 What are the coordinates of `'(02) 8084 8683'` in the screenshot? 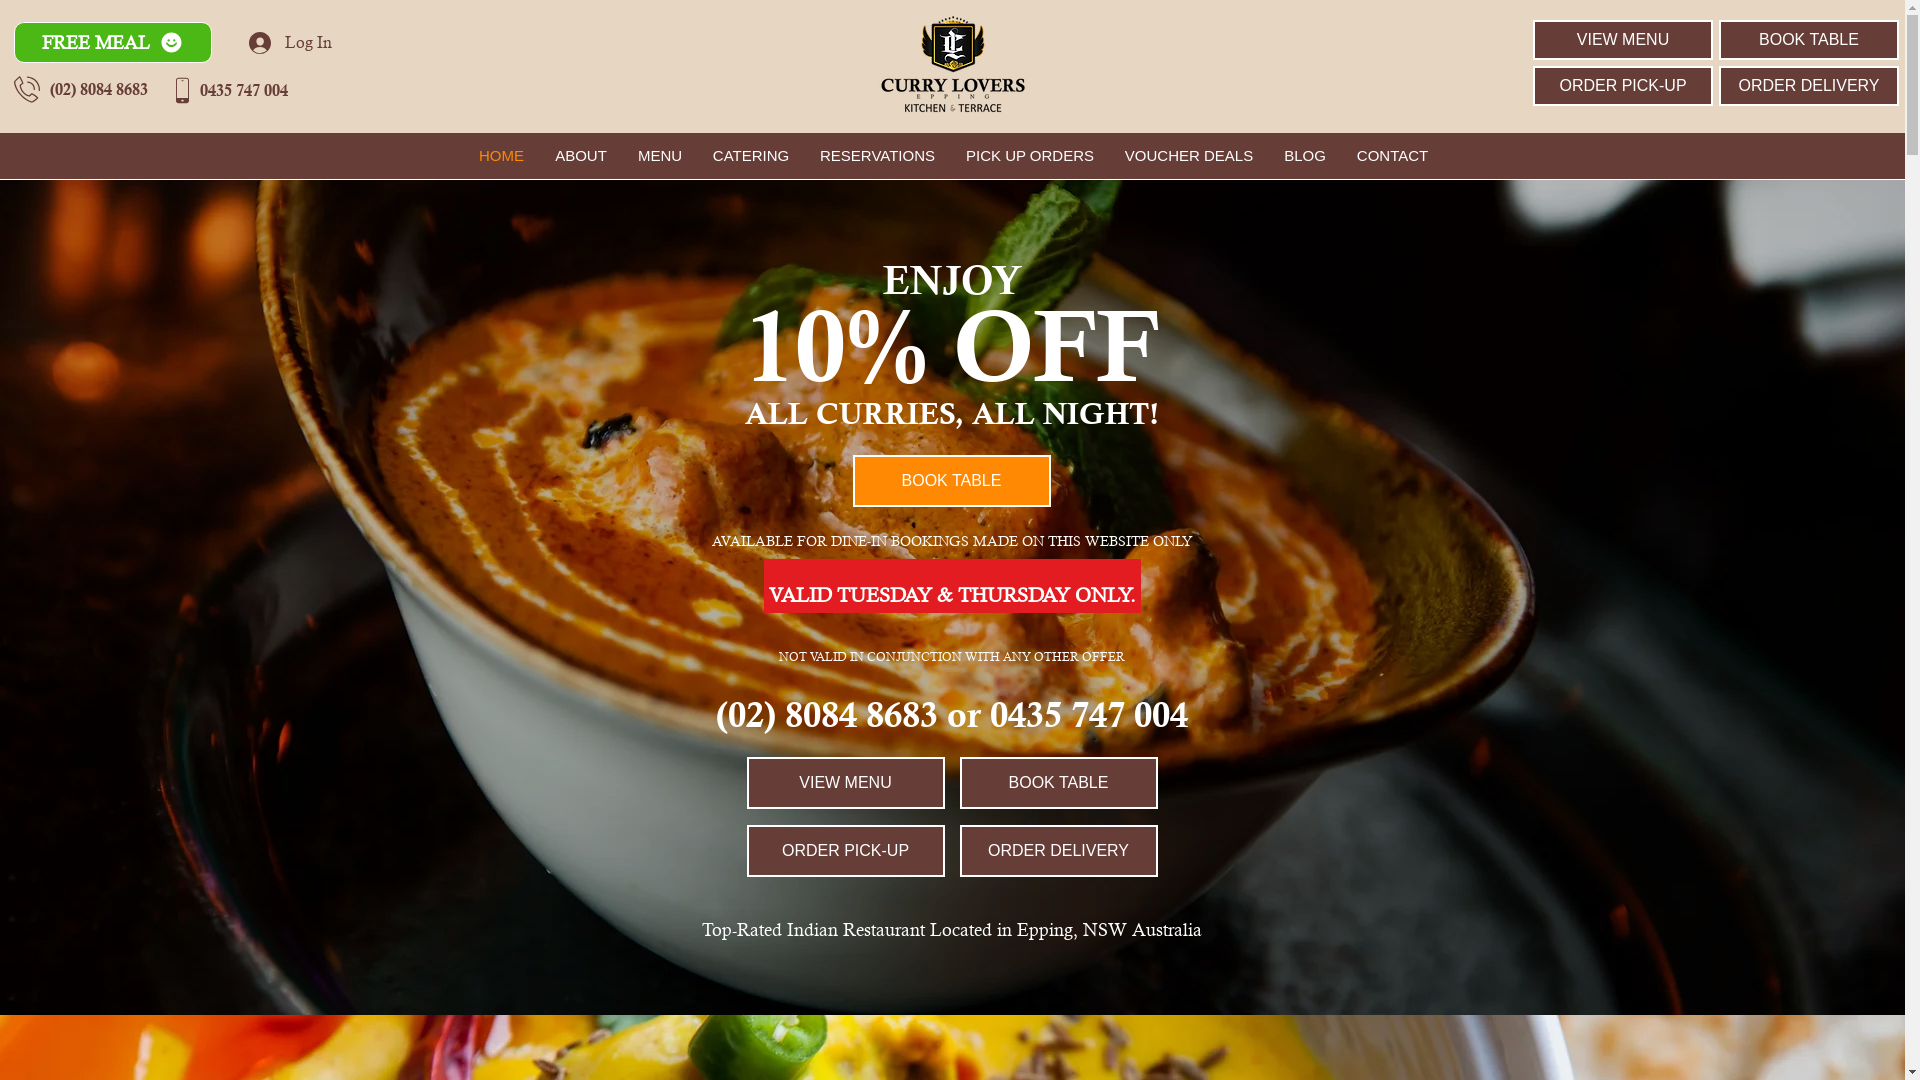 It's located at (98, 87).